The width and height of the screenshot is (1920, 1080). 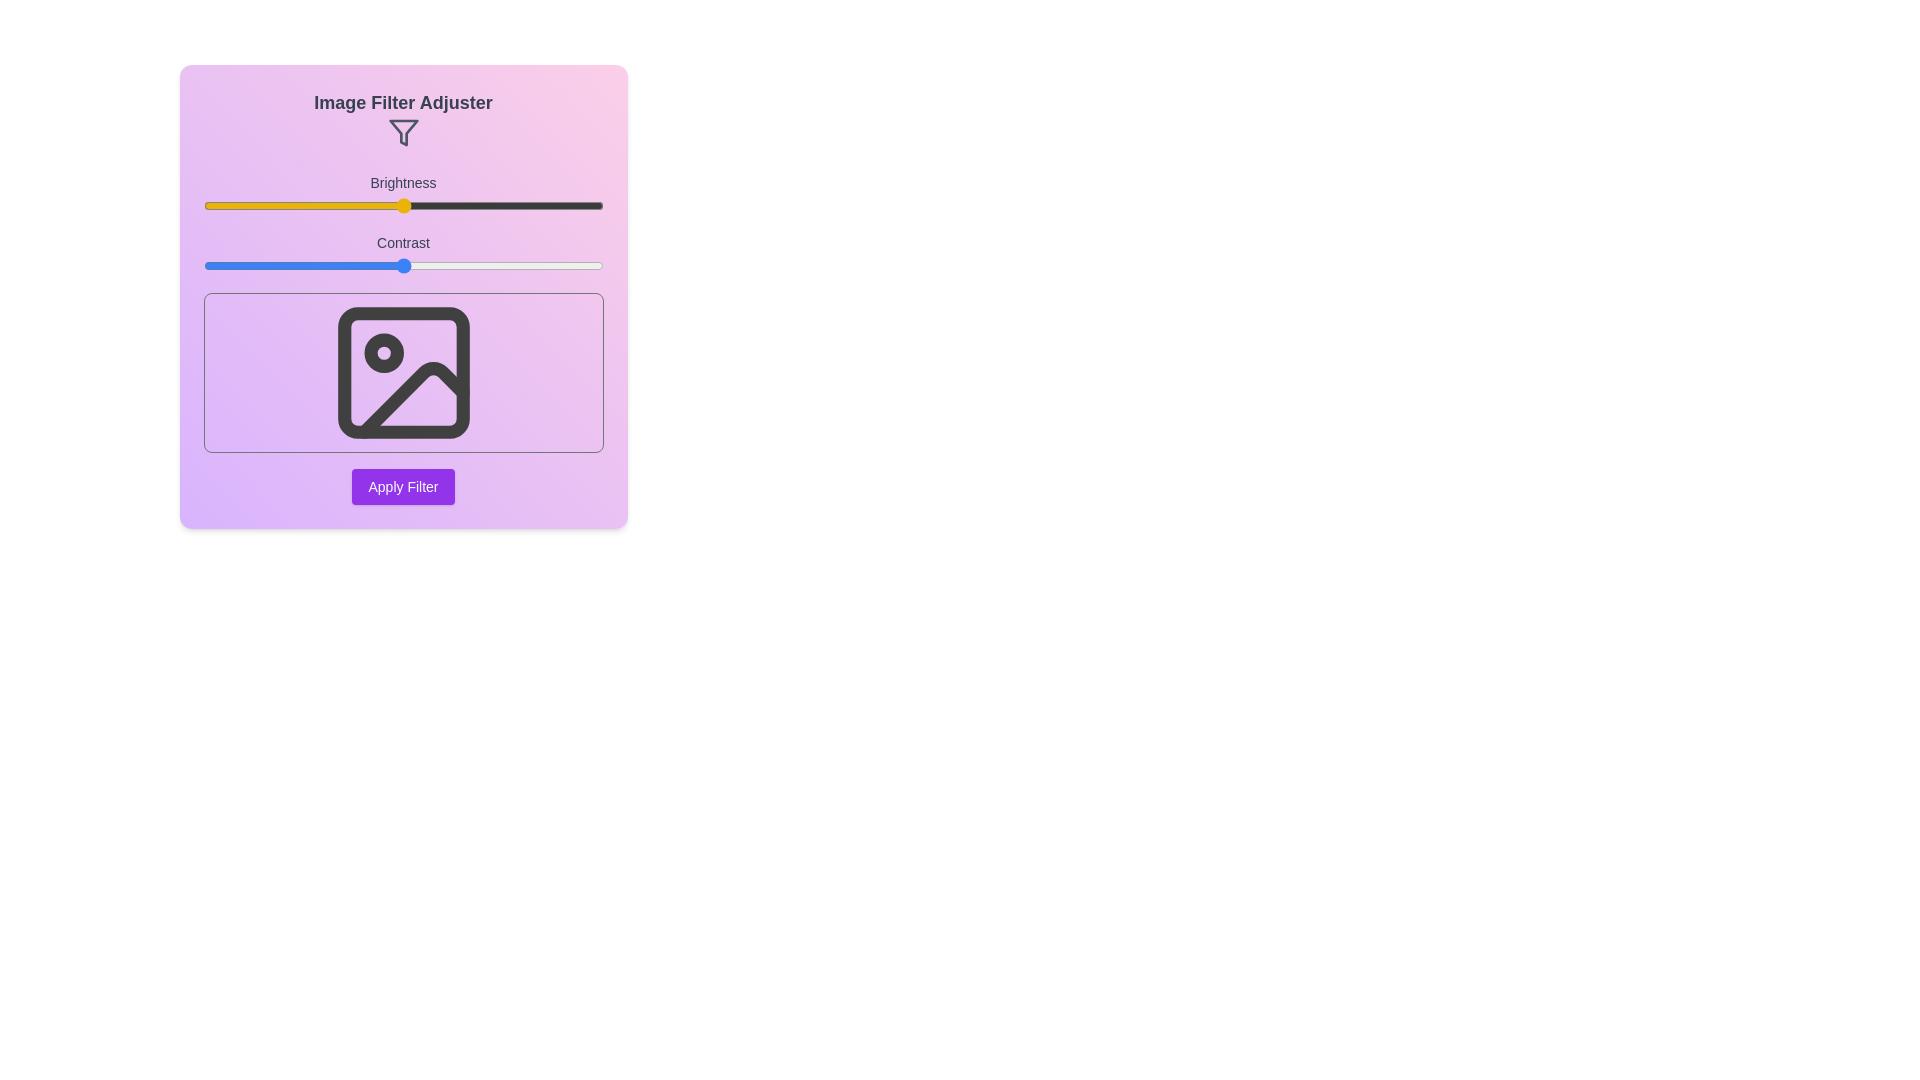 What do you see at coordinates (371, 205) in the screenshot?
I see `the brightness slider to 42%` at bounding box center [371, 205].